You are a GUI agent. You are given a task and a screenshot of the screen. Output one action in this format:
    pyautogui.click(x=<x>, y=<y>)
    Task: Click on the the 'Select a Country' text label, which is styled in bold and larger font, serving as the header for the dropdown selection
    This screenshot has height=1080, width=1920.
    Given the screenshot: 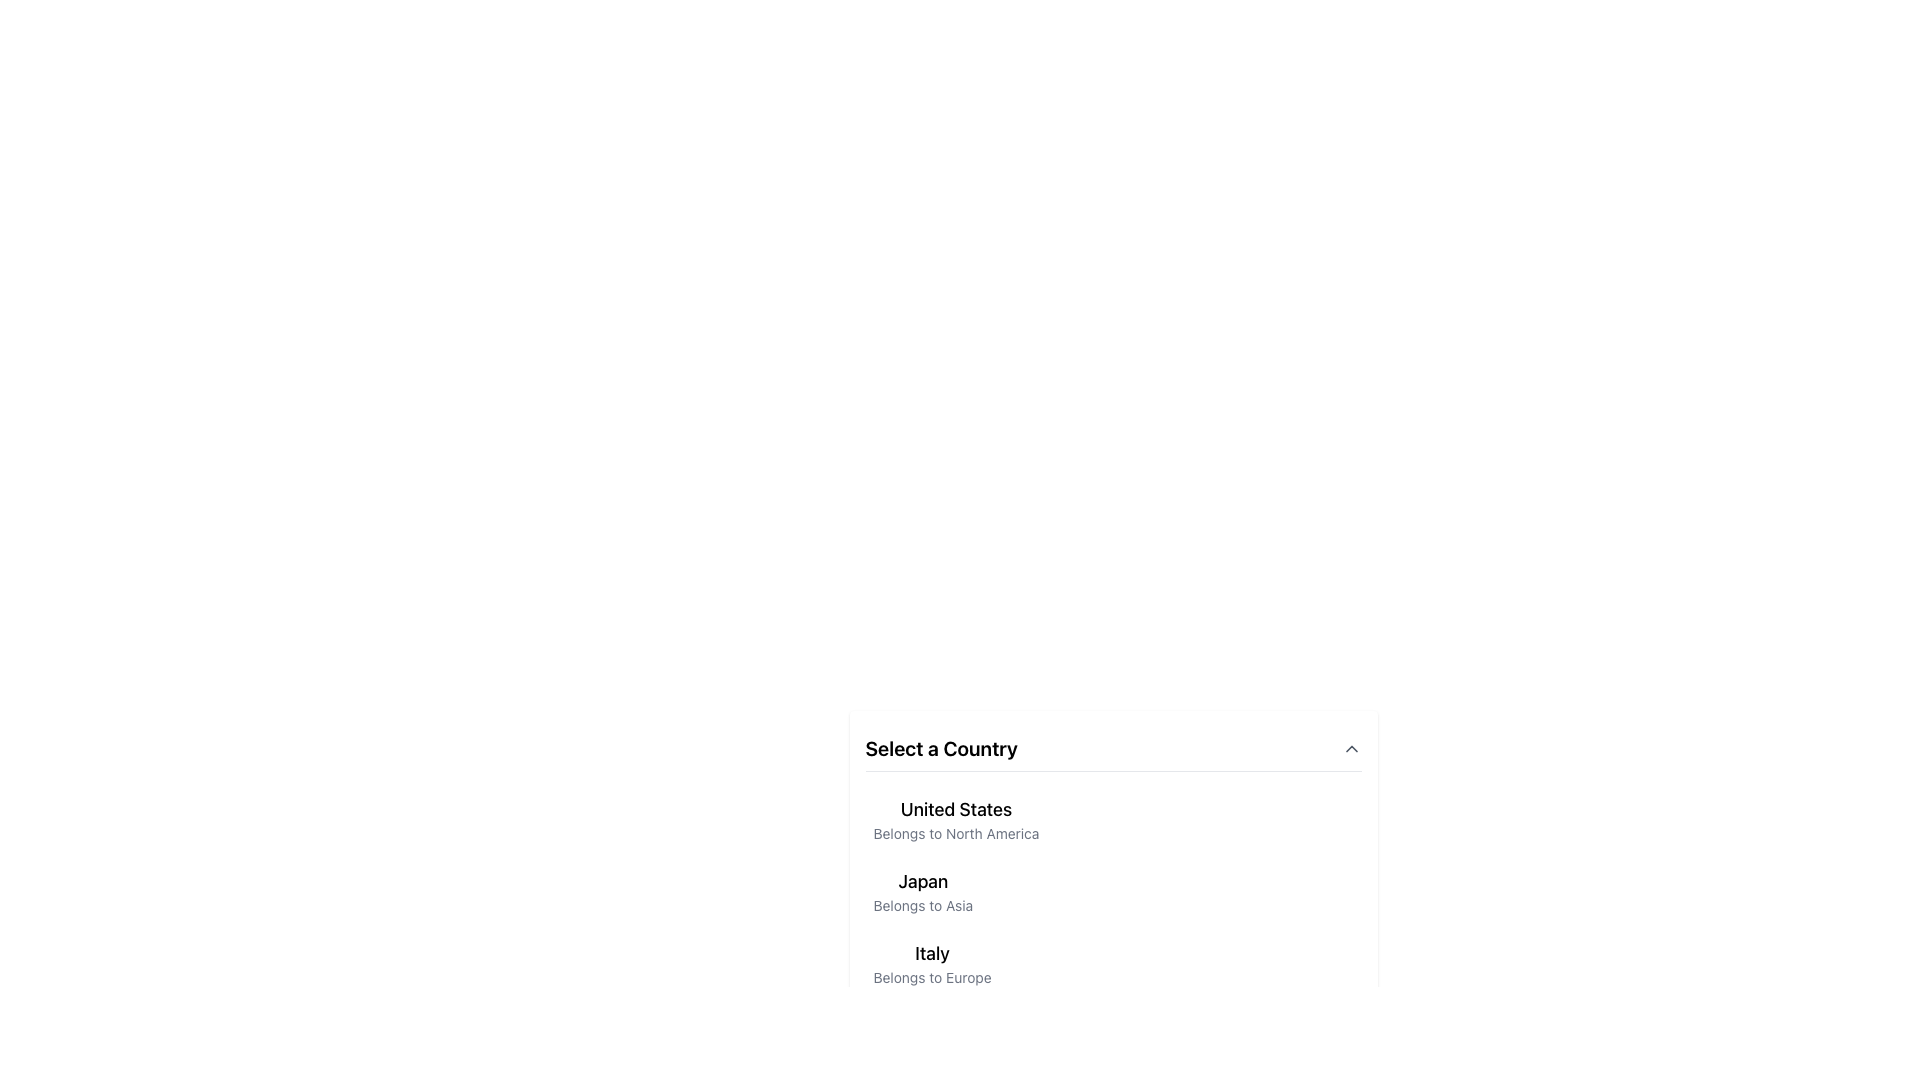 What is the action you would take?
    pyautogui.click(x=940, y=748)
    